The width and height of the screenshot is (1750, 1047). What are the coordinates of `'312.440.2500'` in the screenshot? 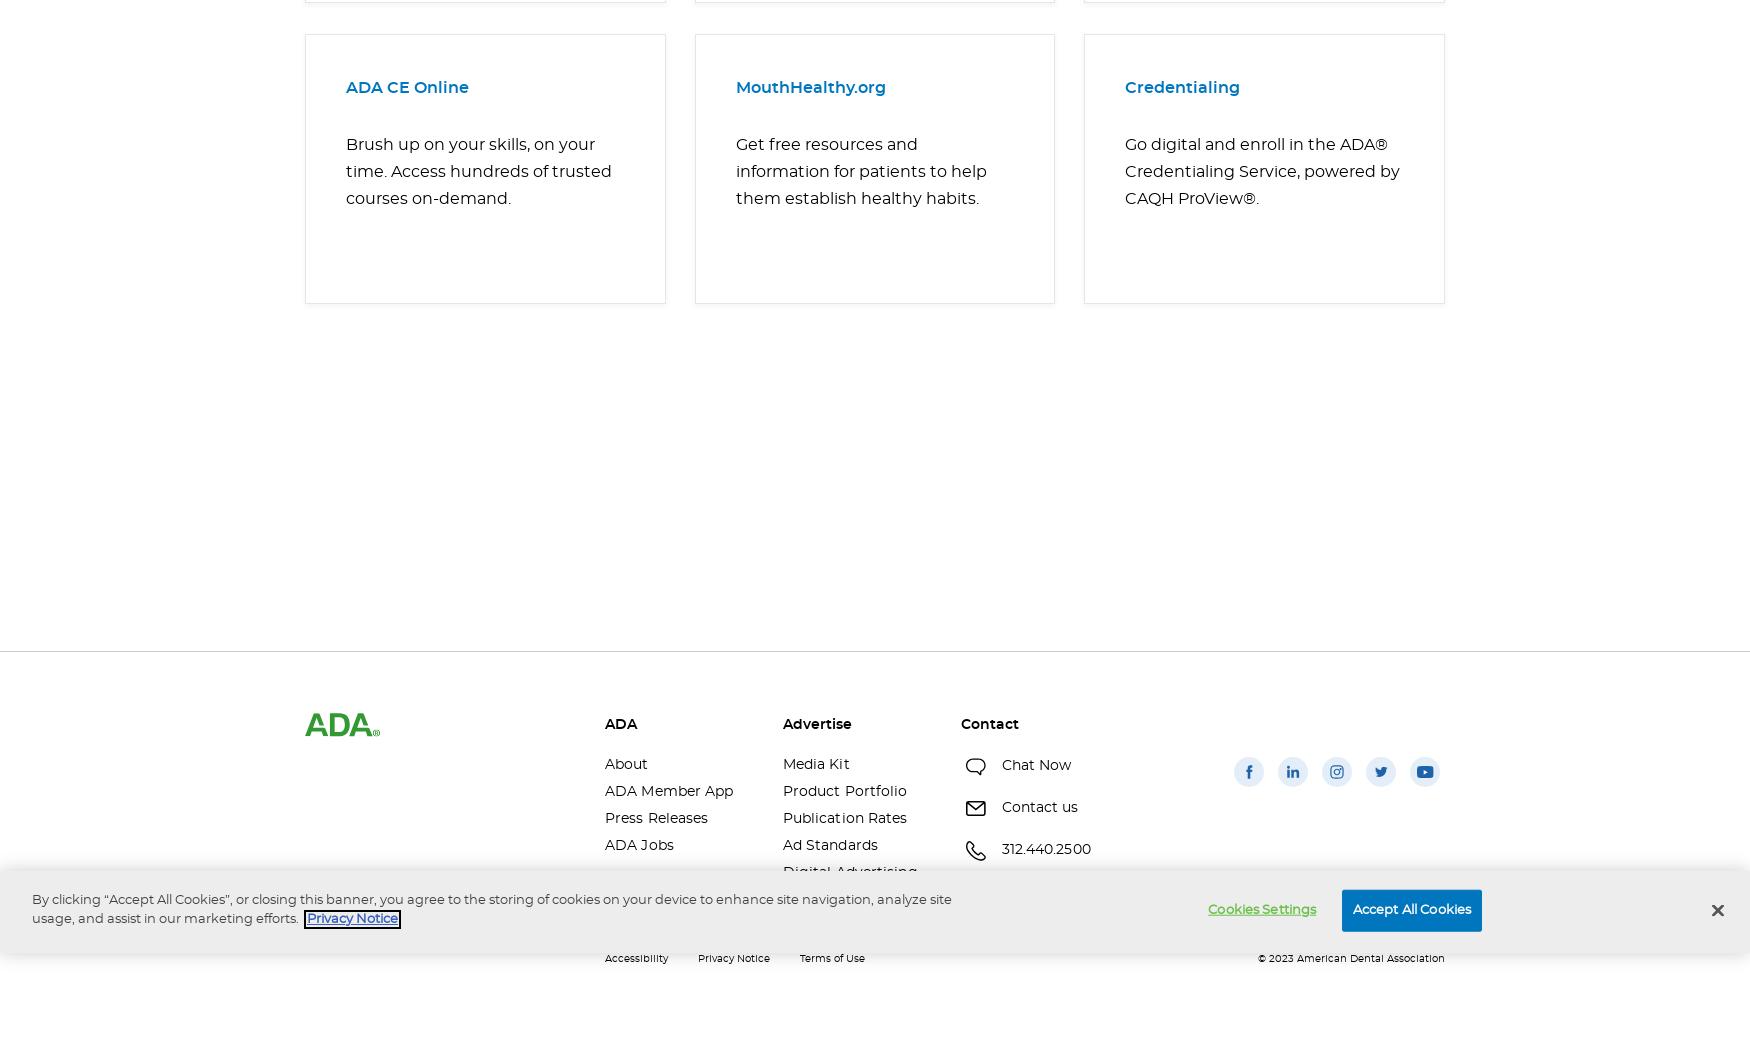 It's located at (1044, 849).